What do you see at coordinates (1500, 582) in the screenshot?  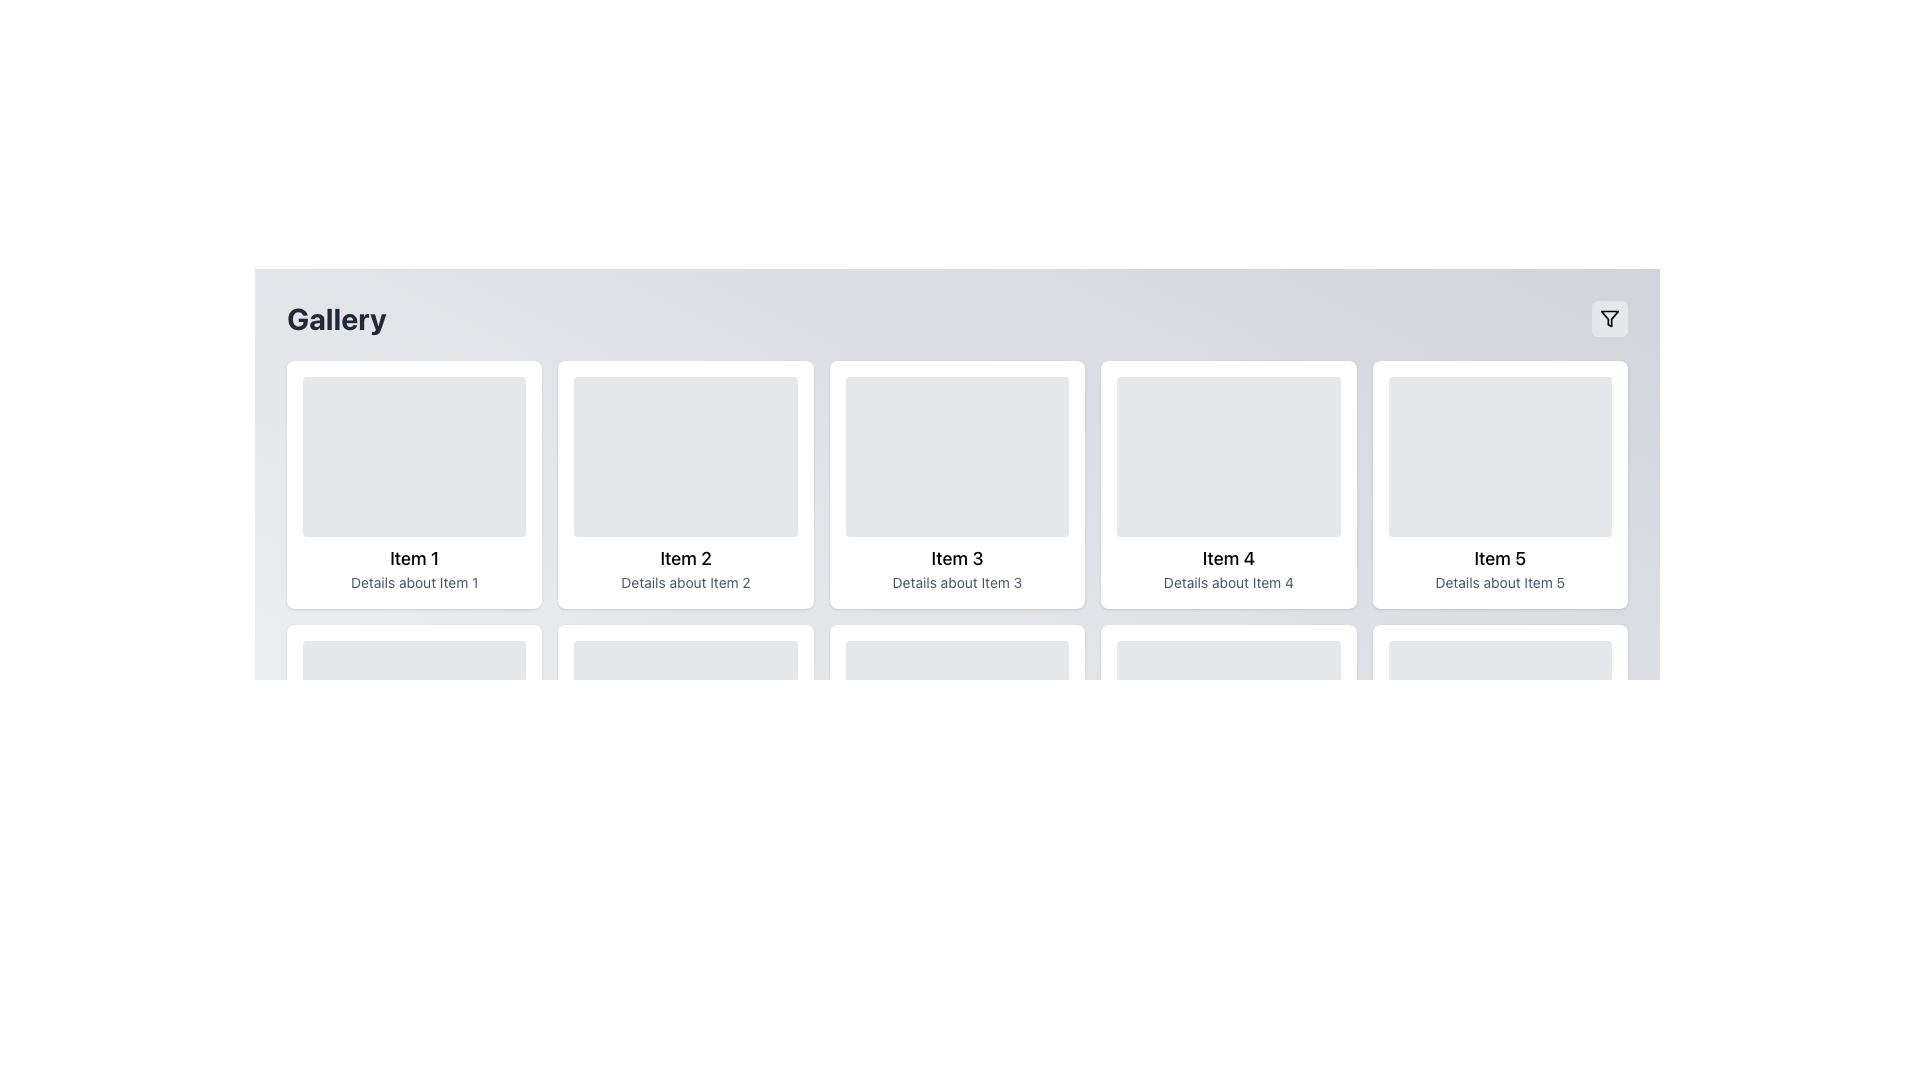 I see `the gray text label that reads 'Details about Item 5', which is located below the title 'Item 5' in the card representing 'Item 5'` at bounding box center [1500, 582].